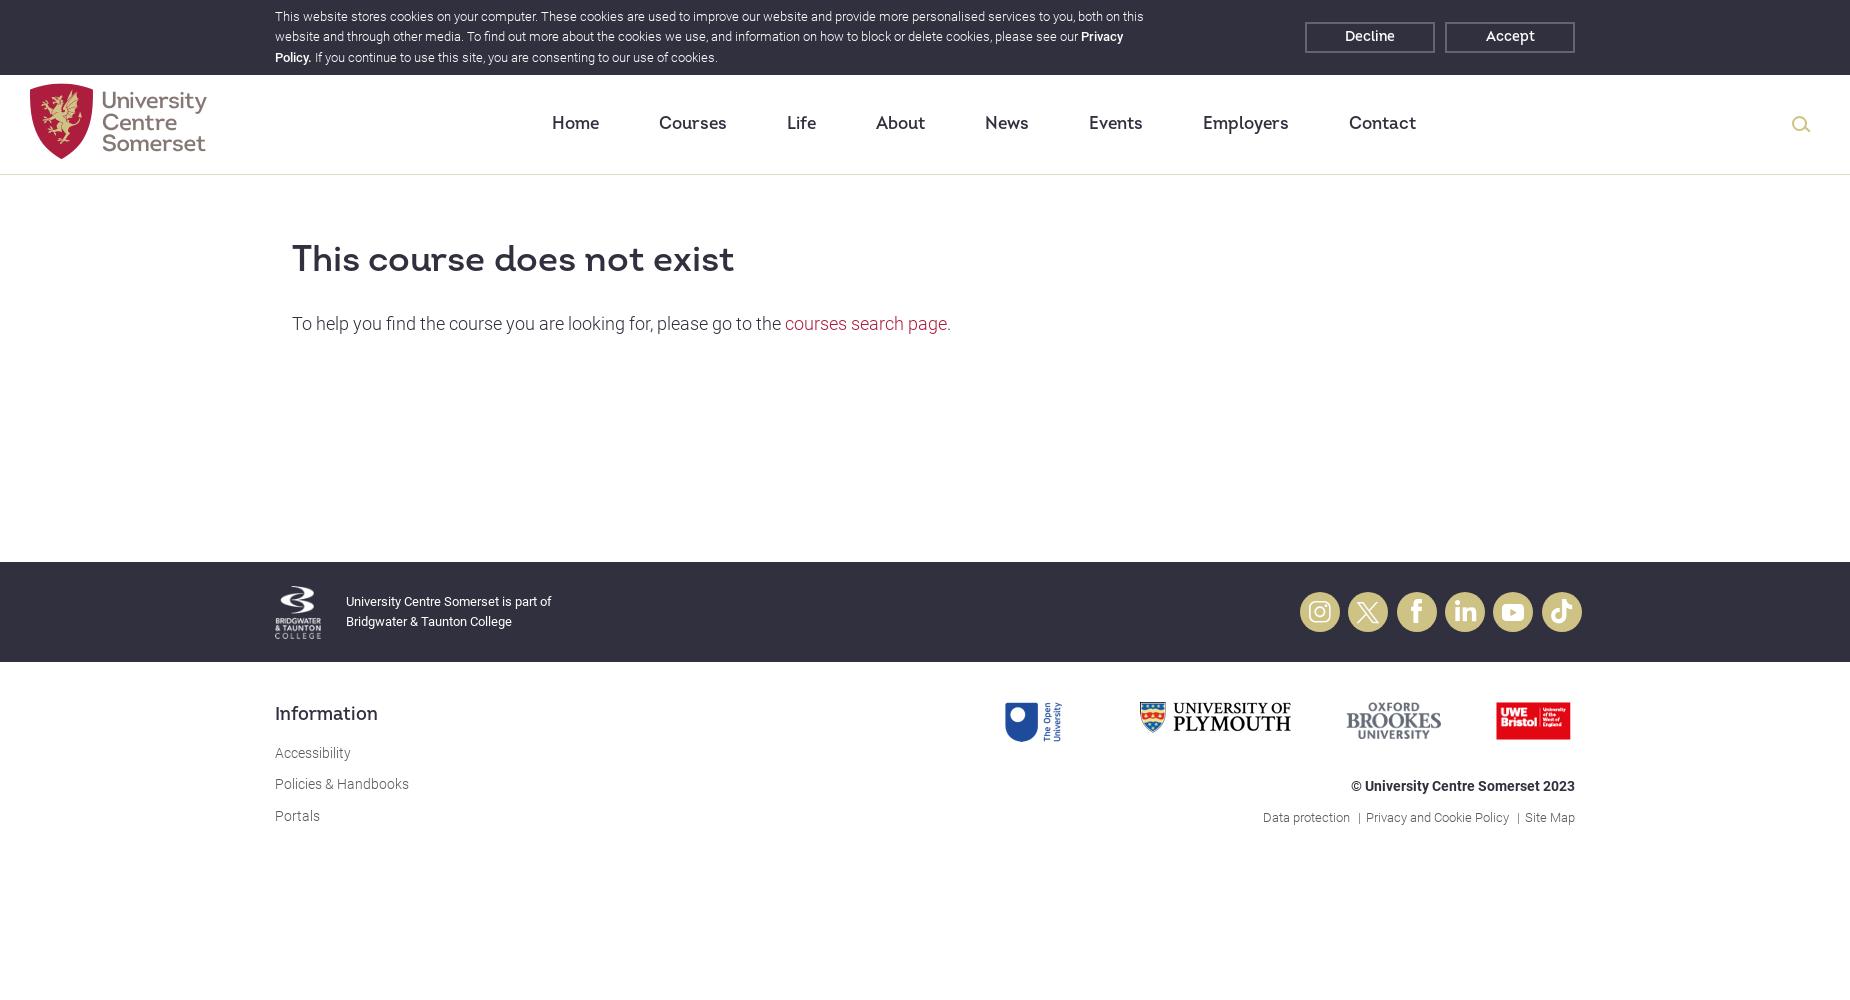 Image resolution: width=1850 pixels, height=1000 pixels. I want to click on 'Events', so click(1113, 122).